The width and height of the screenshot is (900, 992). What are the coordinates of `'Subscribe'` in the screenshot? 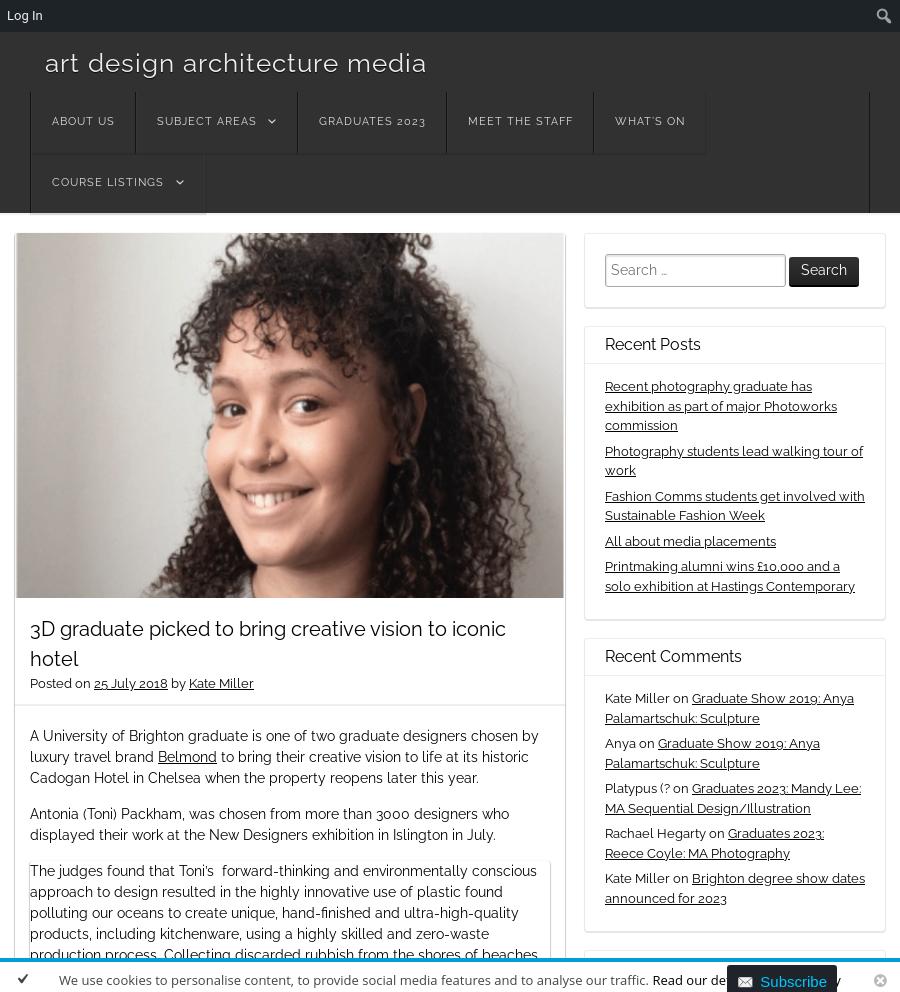 It's located at (793, 980).